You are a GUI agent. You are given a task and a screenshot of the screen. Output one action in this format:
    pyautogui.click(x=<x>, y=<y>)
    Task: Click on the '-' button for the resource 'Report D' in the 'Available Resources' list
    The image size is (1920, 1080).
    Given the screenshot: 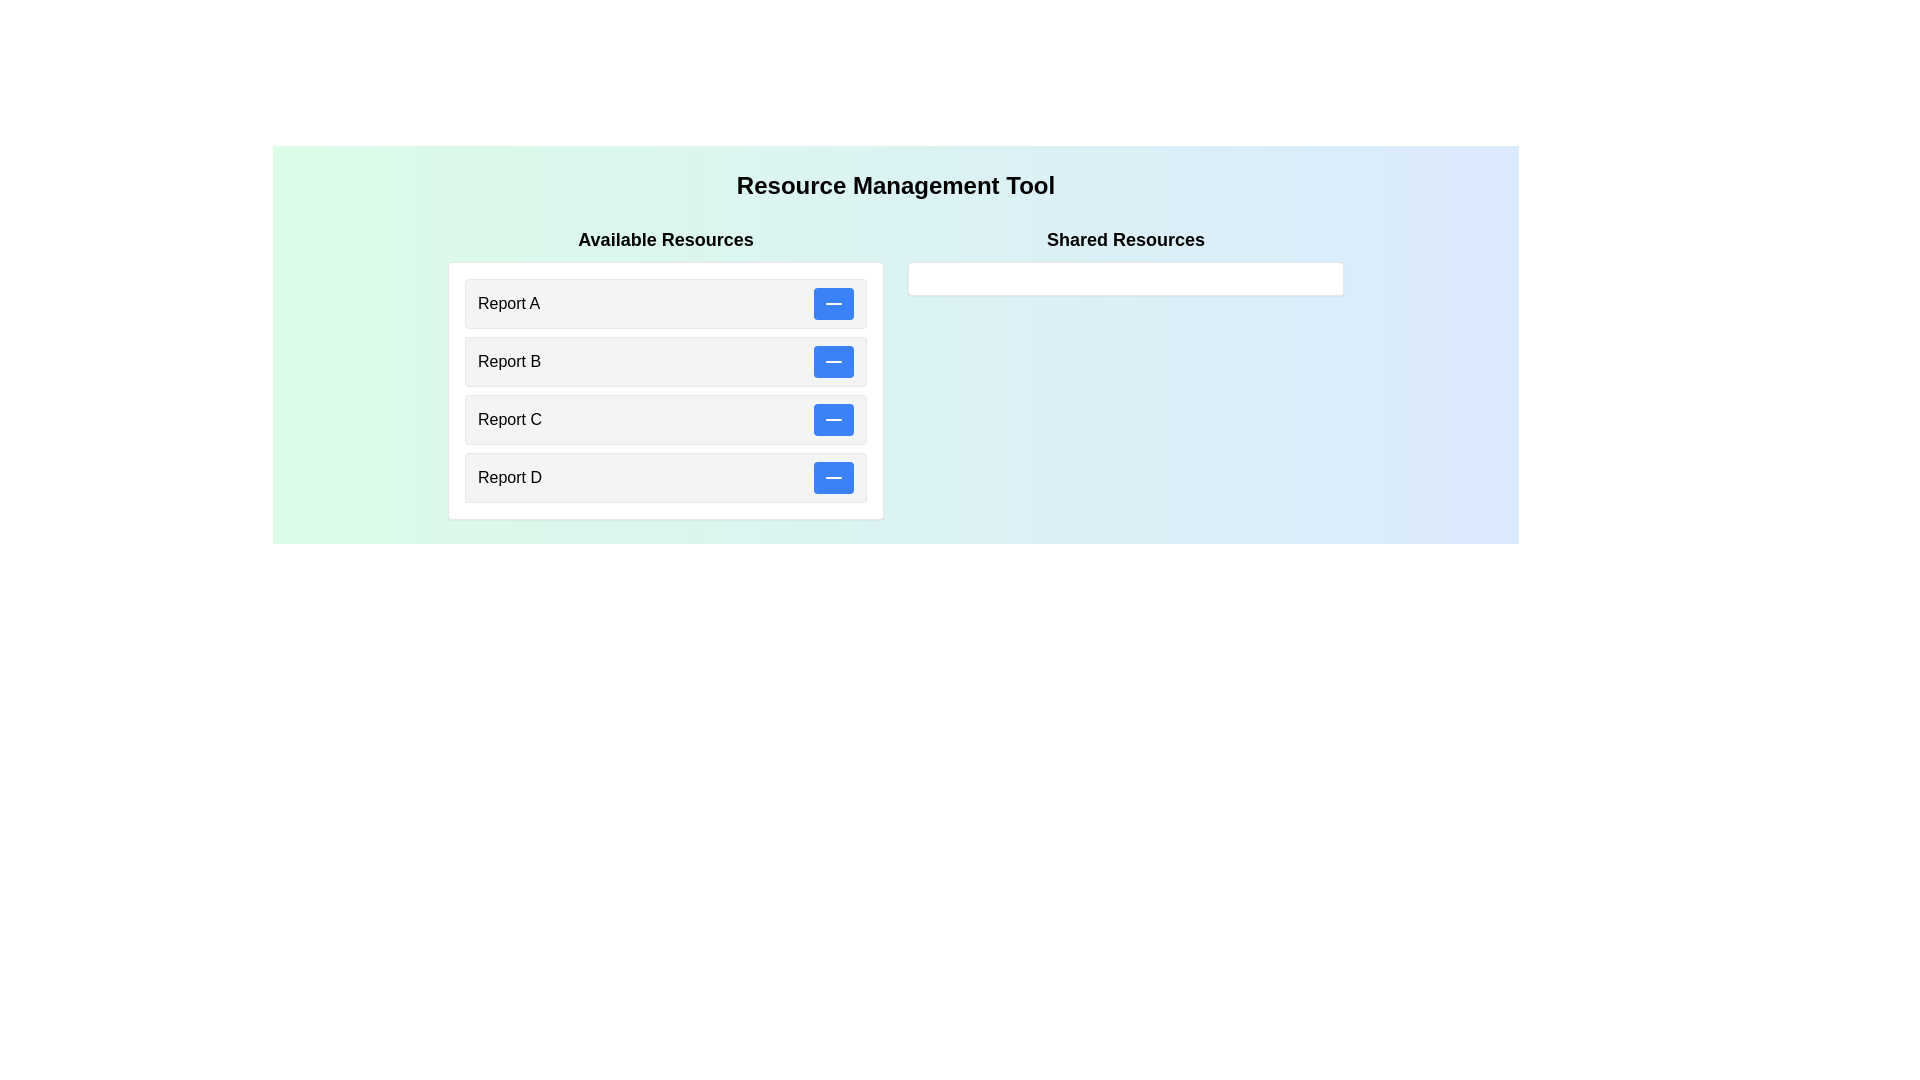 What is the action you would take?
    pyautogui.click(x=834, y=478)
    